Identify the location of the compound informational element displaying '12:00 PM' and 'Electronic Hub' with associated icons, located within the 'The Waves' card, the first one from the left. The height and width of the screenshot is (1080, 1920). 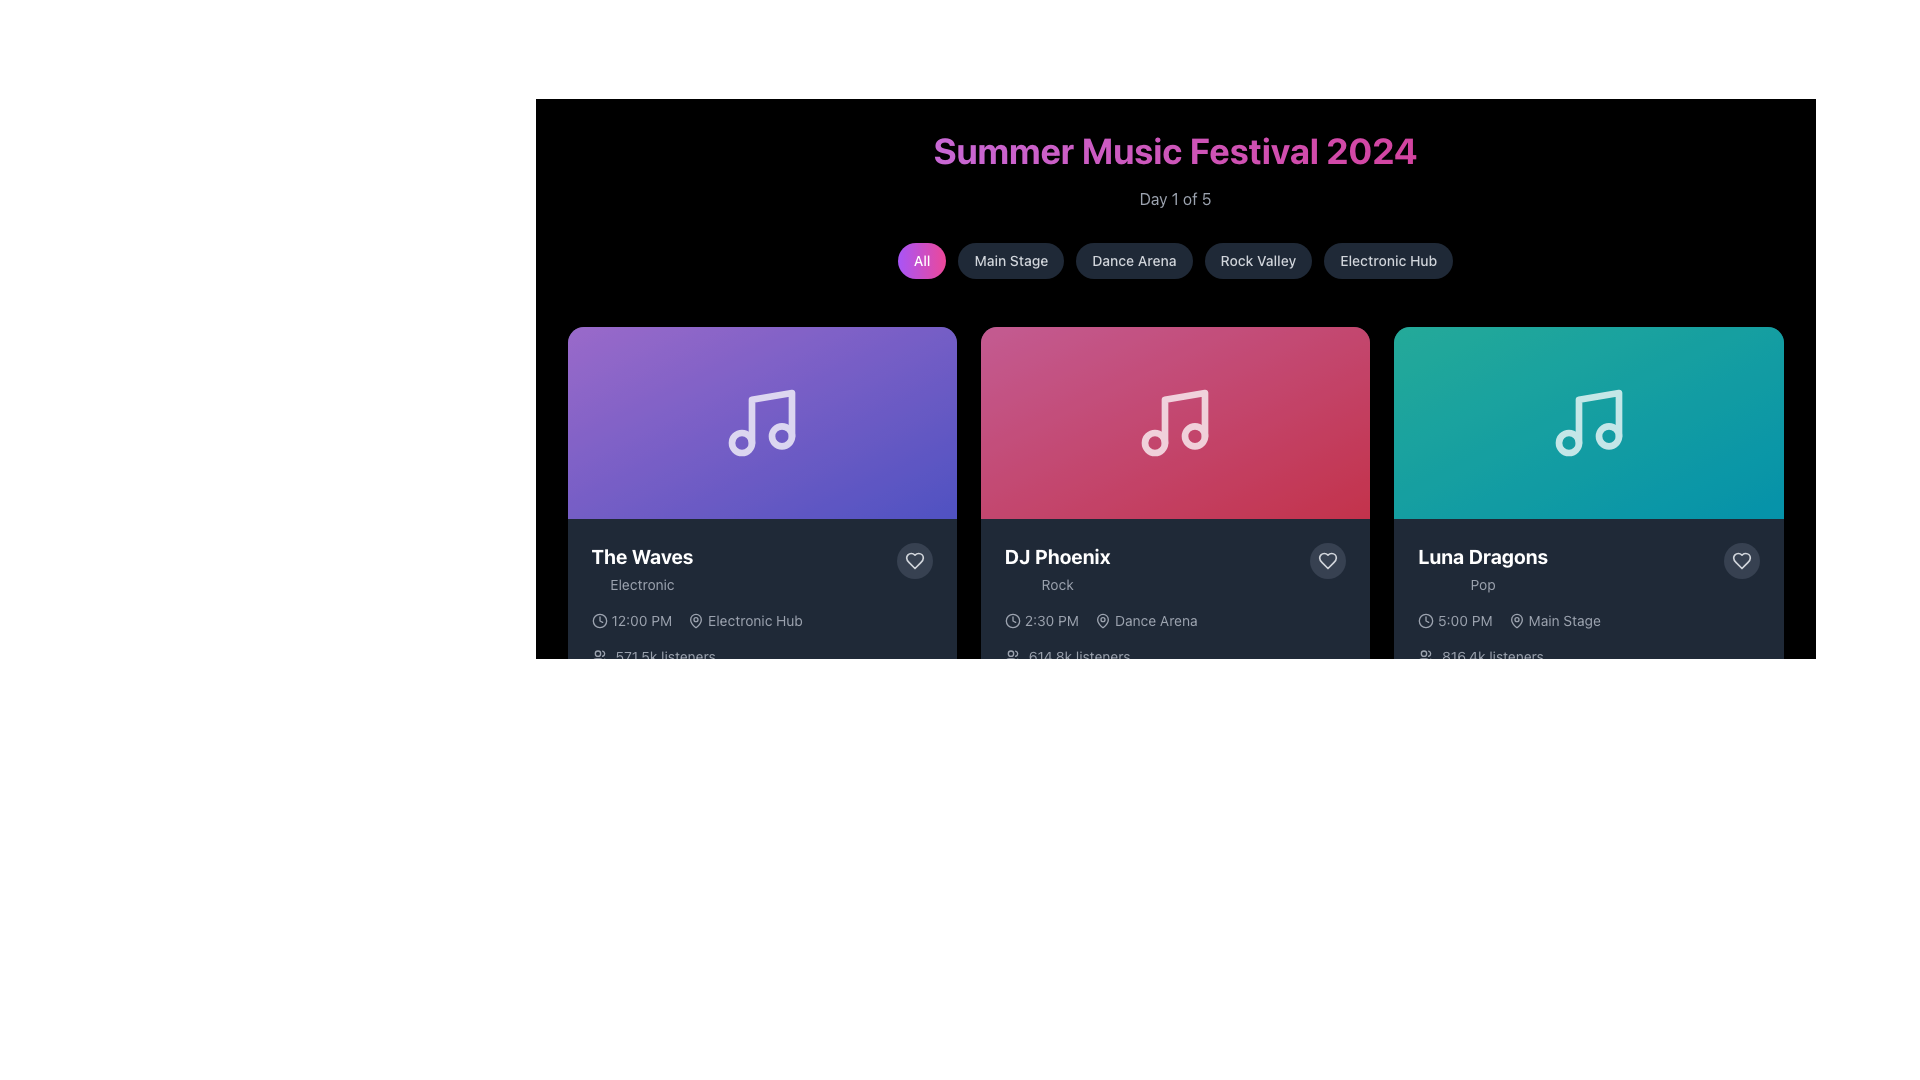
(761, 620).